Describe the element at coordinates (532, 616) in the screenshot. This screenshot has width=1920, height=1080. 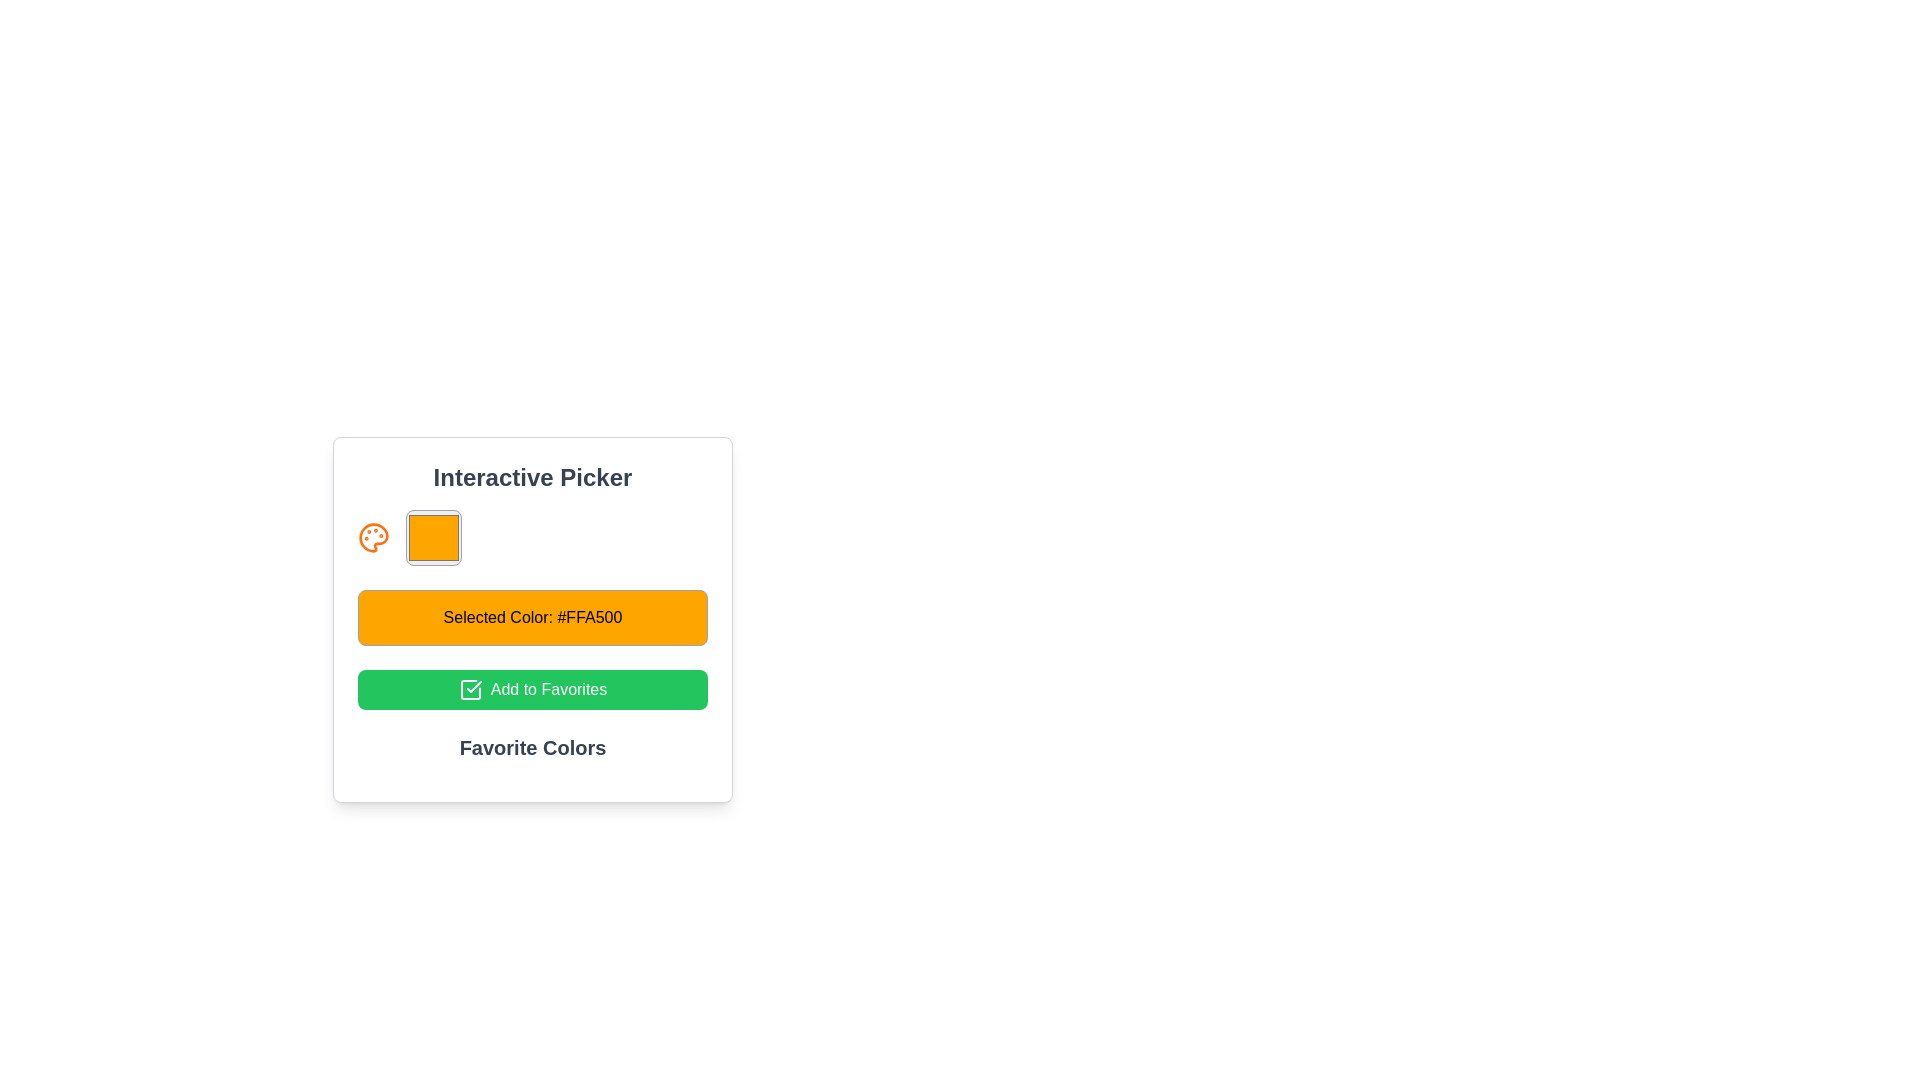
I see `the orange button-like label displaying 'Selected Color: #FFA500' which is centered below the color picker and above the 'Add to Favorites' button` at that location.